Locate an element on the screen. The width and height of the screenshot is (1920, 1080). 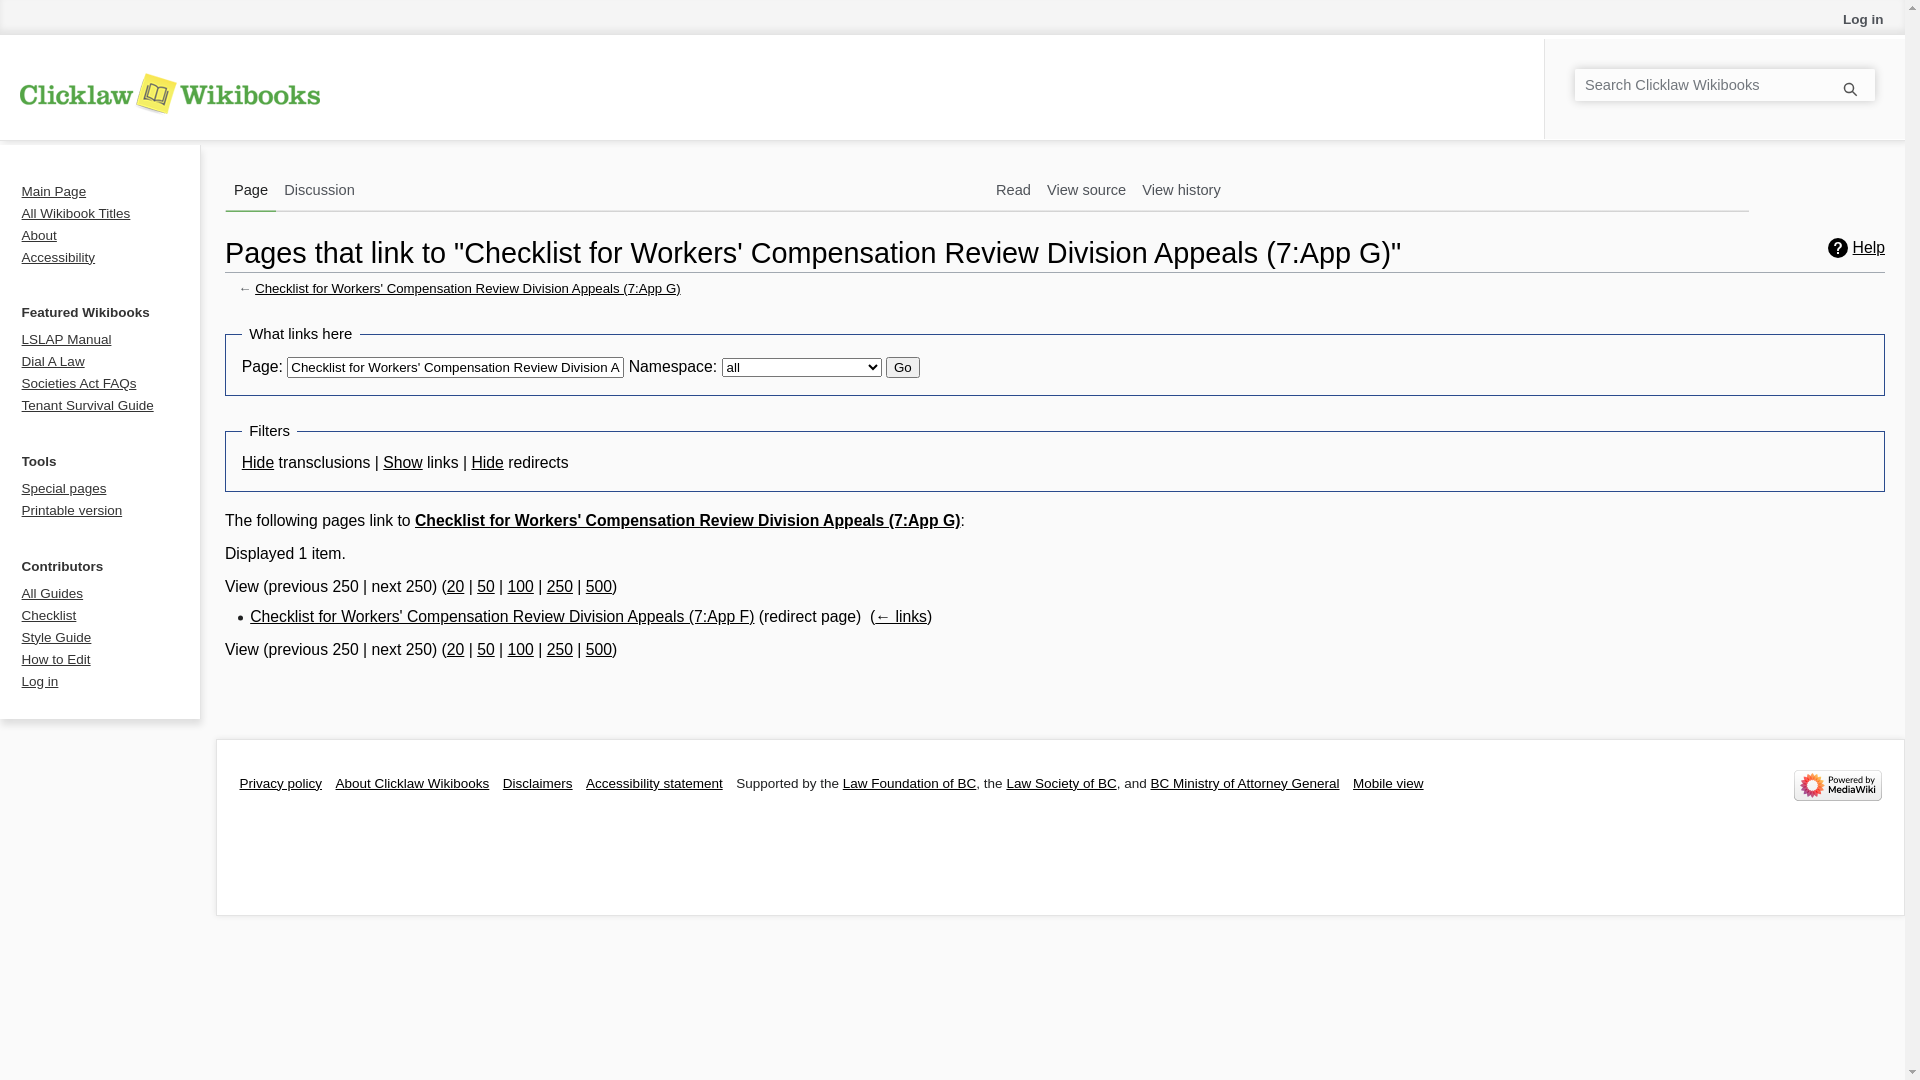
'Log in' is located at coordinates (40, 680).